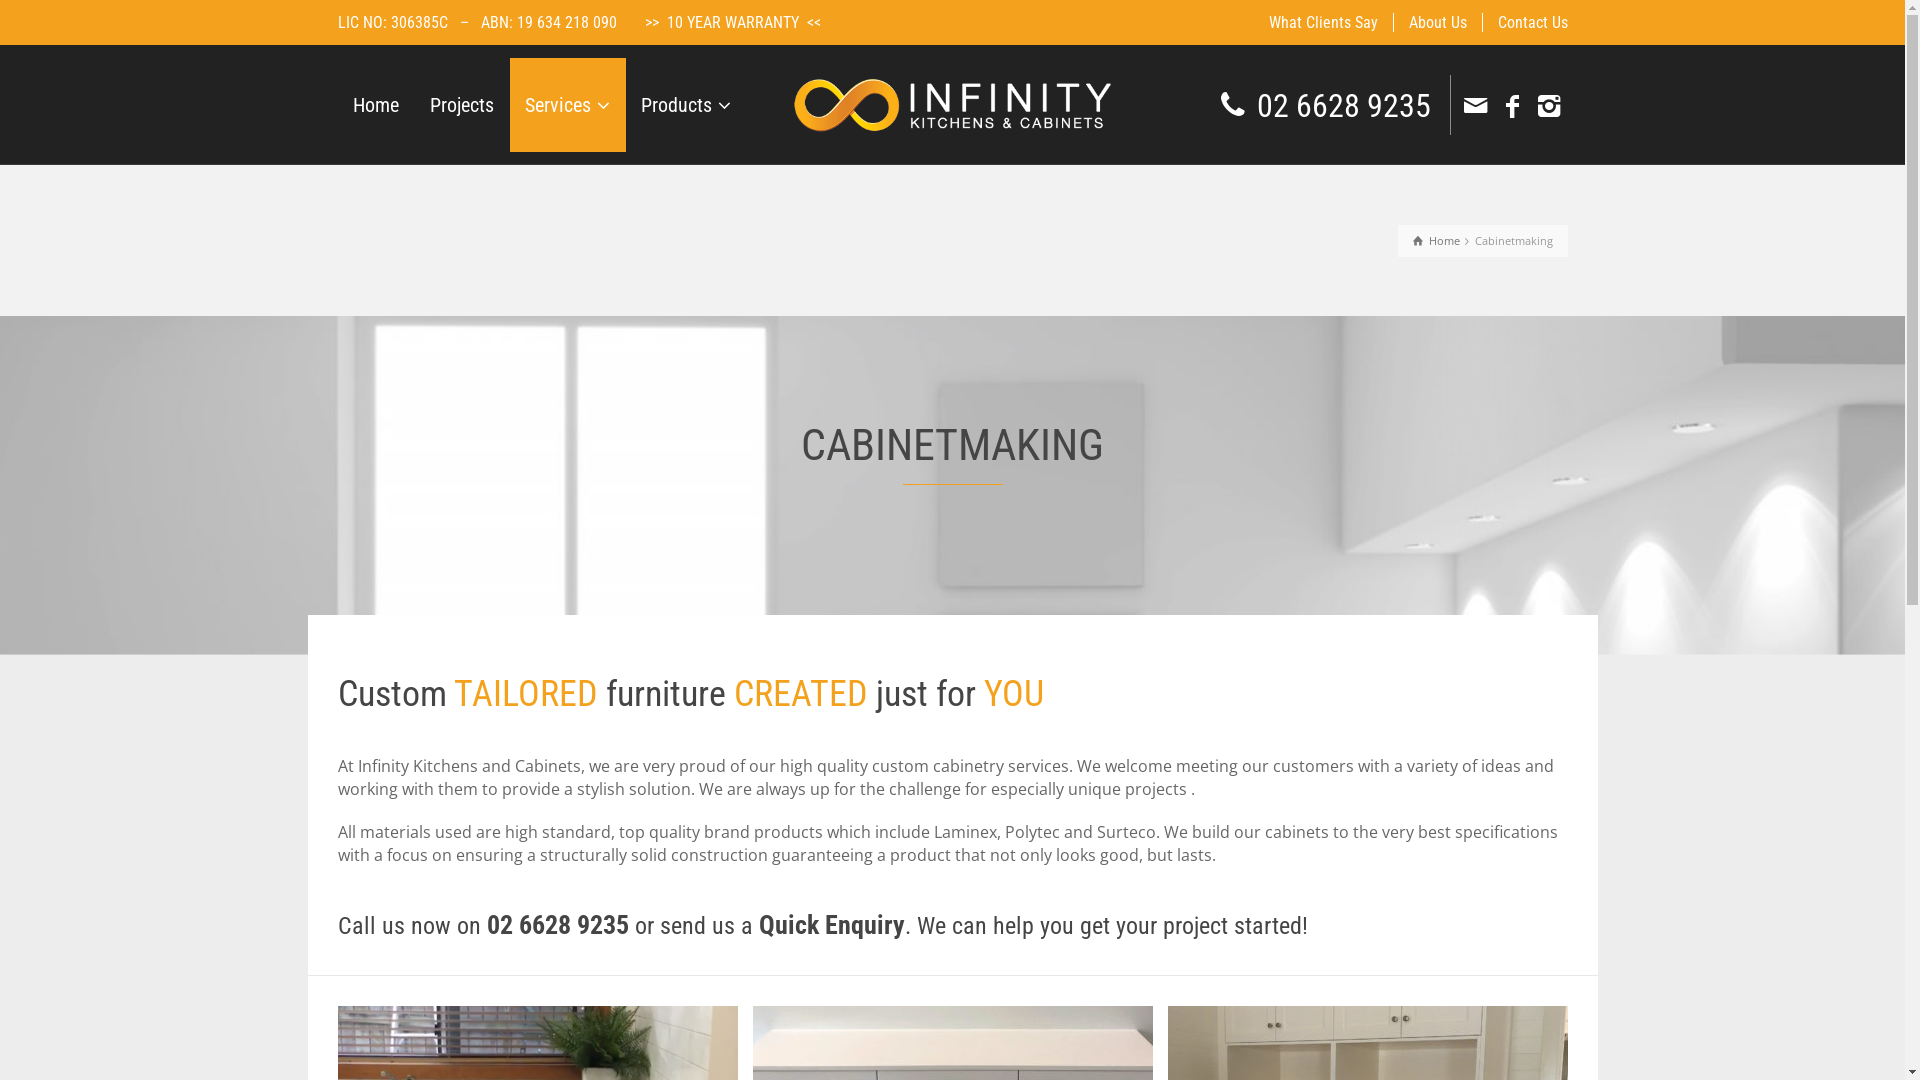 The width and height of the screenshot is (1920, 1080). Describe the element at coordinates (1514, 105) in the screenshot. I see `'Facebook'` at that location.